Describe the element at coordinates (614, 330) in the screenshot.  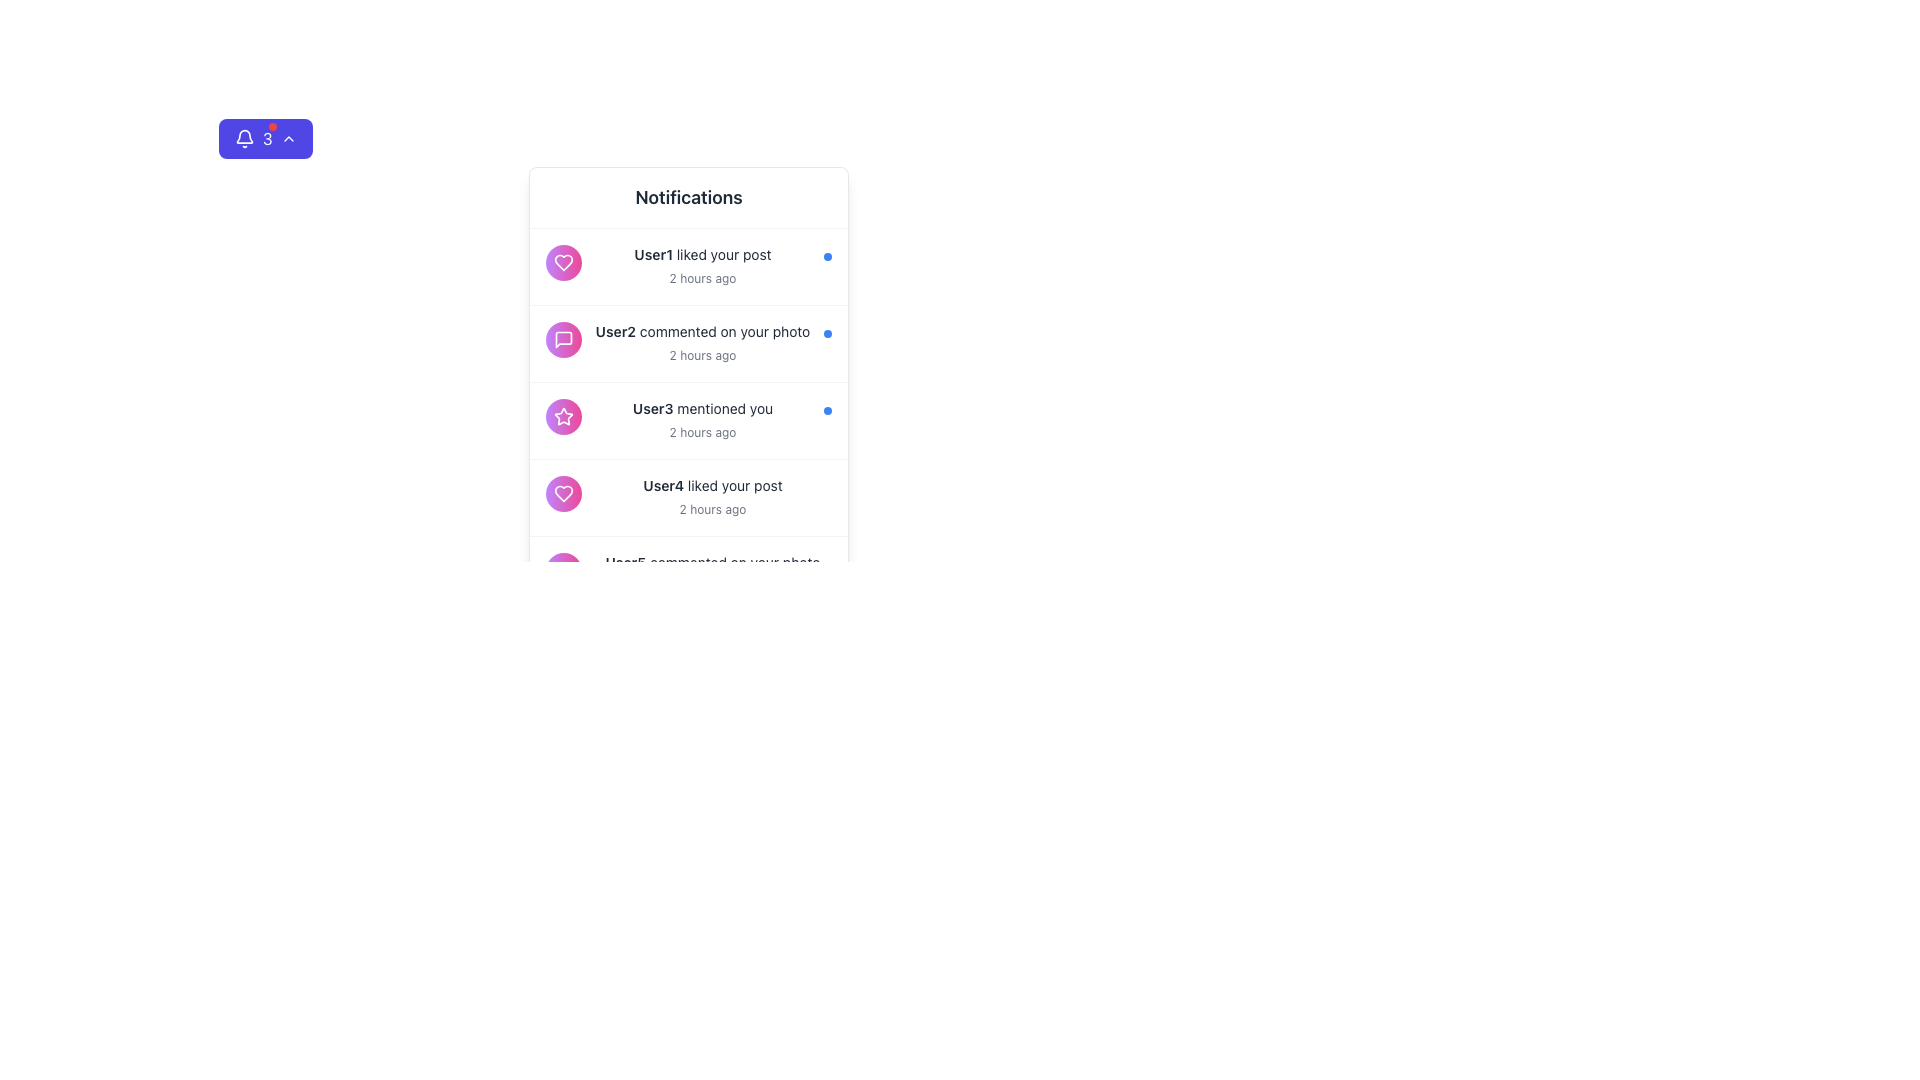
I see `the text label that identifies the user in the notification message 'User2 commented on your photo', located in the second notification entry of the notifications list` at that location.